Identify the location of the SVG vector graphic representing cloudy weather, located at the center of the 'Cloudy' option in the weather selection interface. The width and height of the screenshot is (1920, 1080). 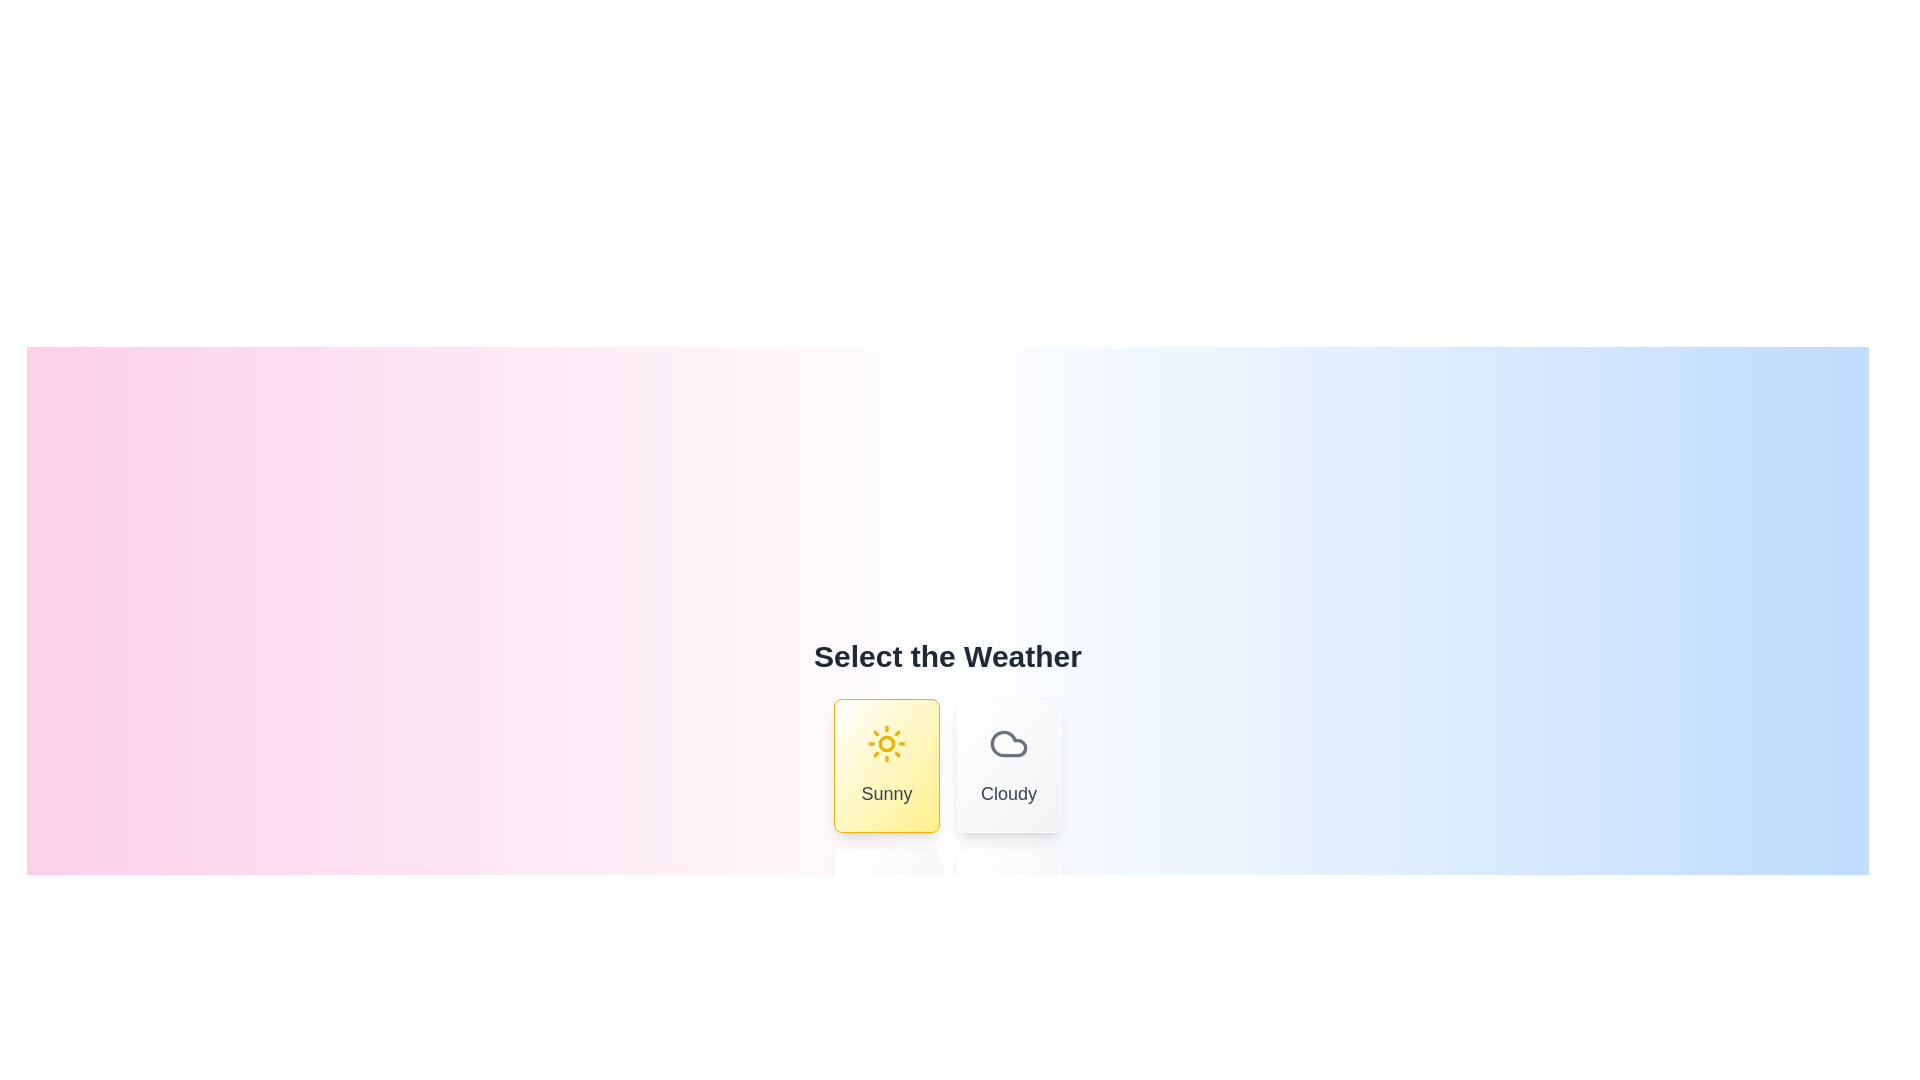
(1008, 744).